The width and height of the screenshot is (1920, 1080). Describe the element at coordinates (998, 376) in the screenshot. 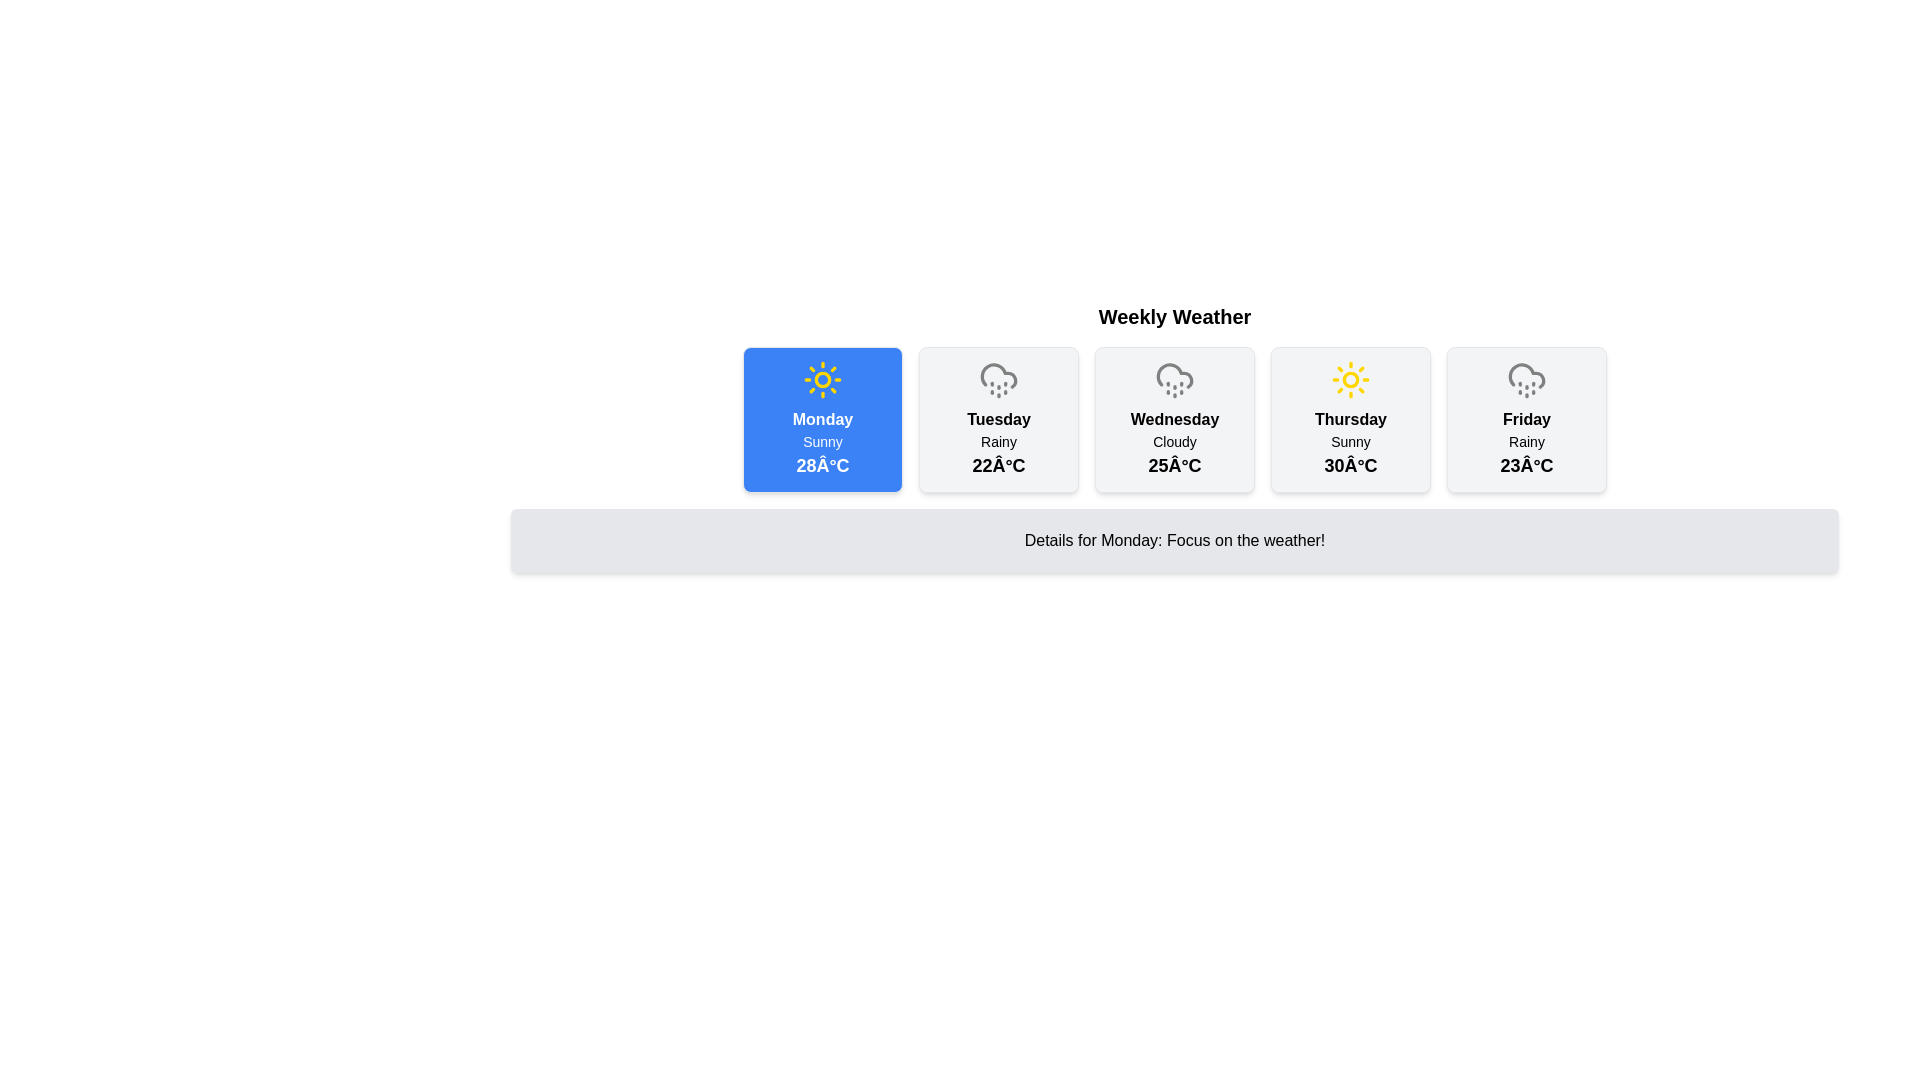

I see `the rainy weather icon, which is a cloud with drizzle drops, located at the top-center of the 'Tuesday Rainy 22°C' card in the weekly weather section` at that location.